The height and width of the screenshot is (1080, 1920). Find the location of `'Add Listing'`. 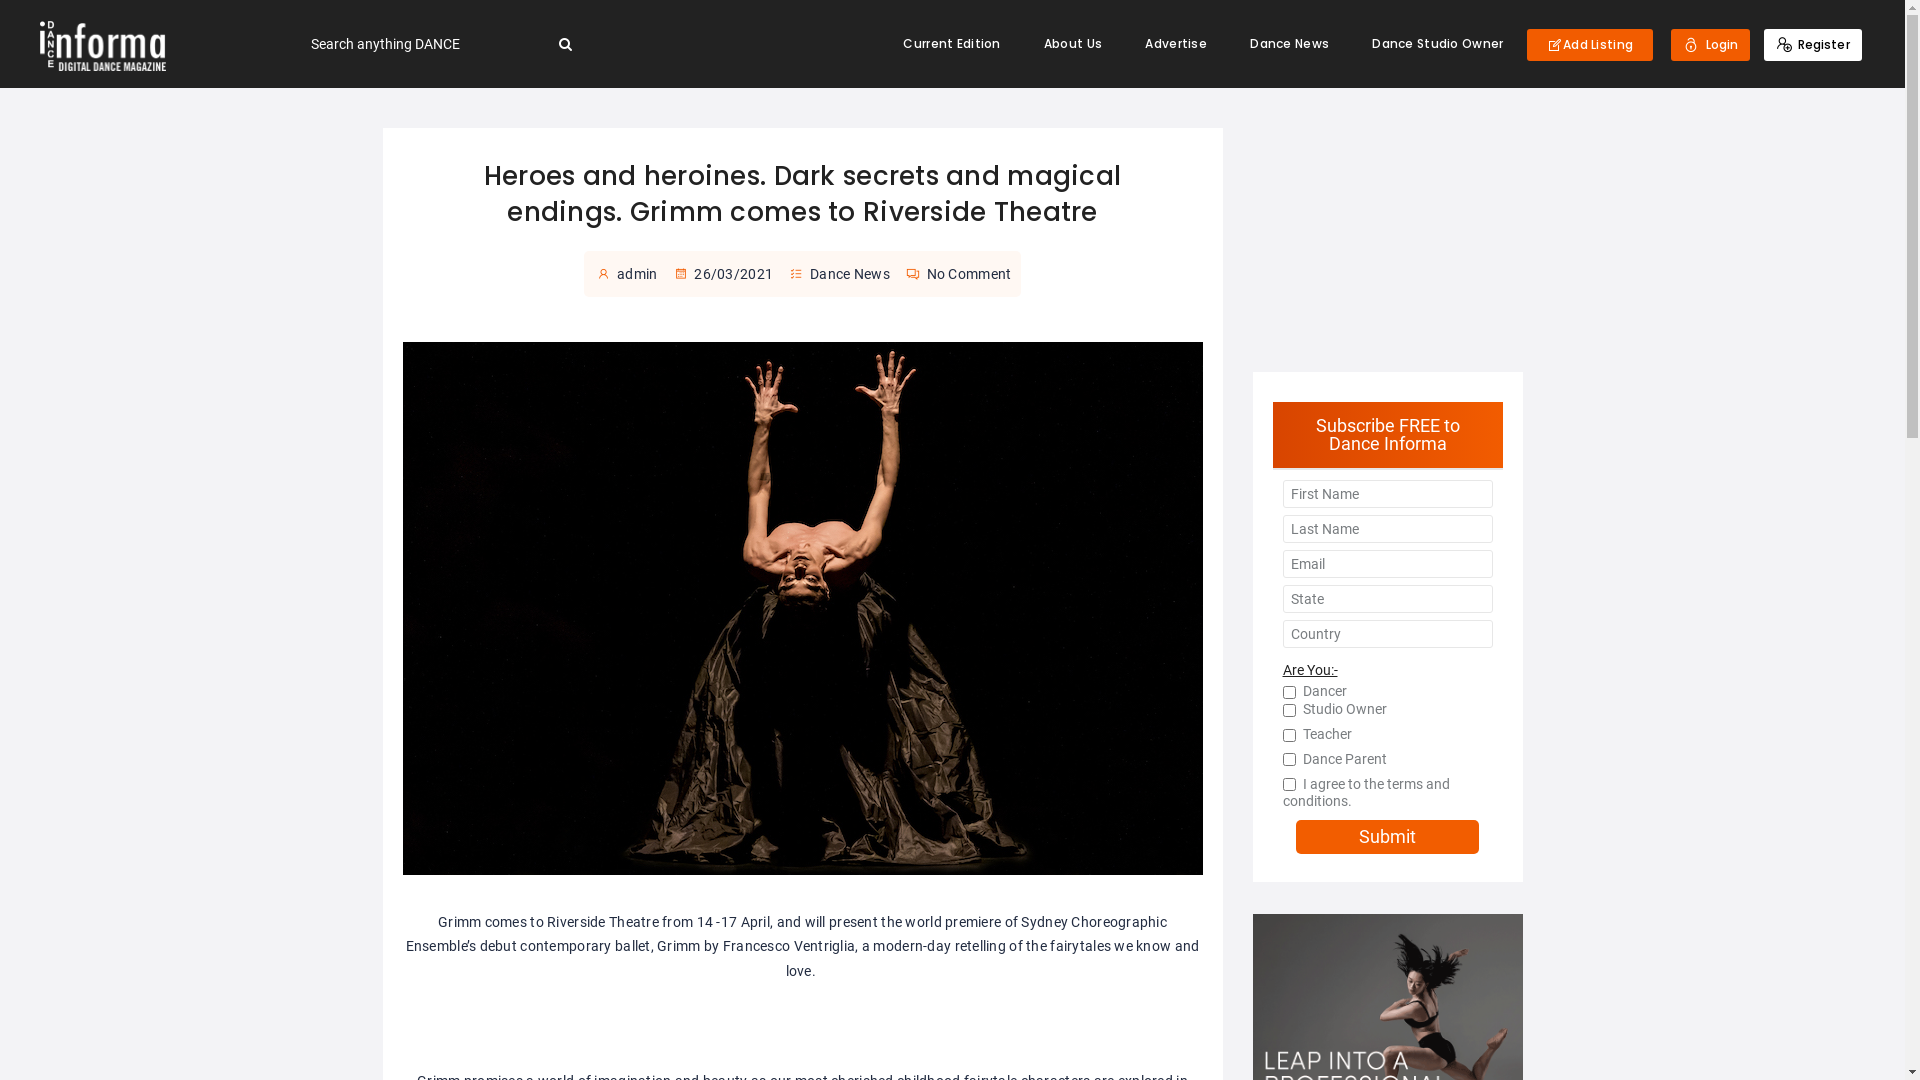

'Add Listing' is located at coordinates (1588, 45).